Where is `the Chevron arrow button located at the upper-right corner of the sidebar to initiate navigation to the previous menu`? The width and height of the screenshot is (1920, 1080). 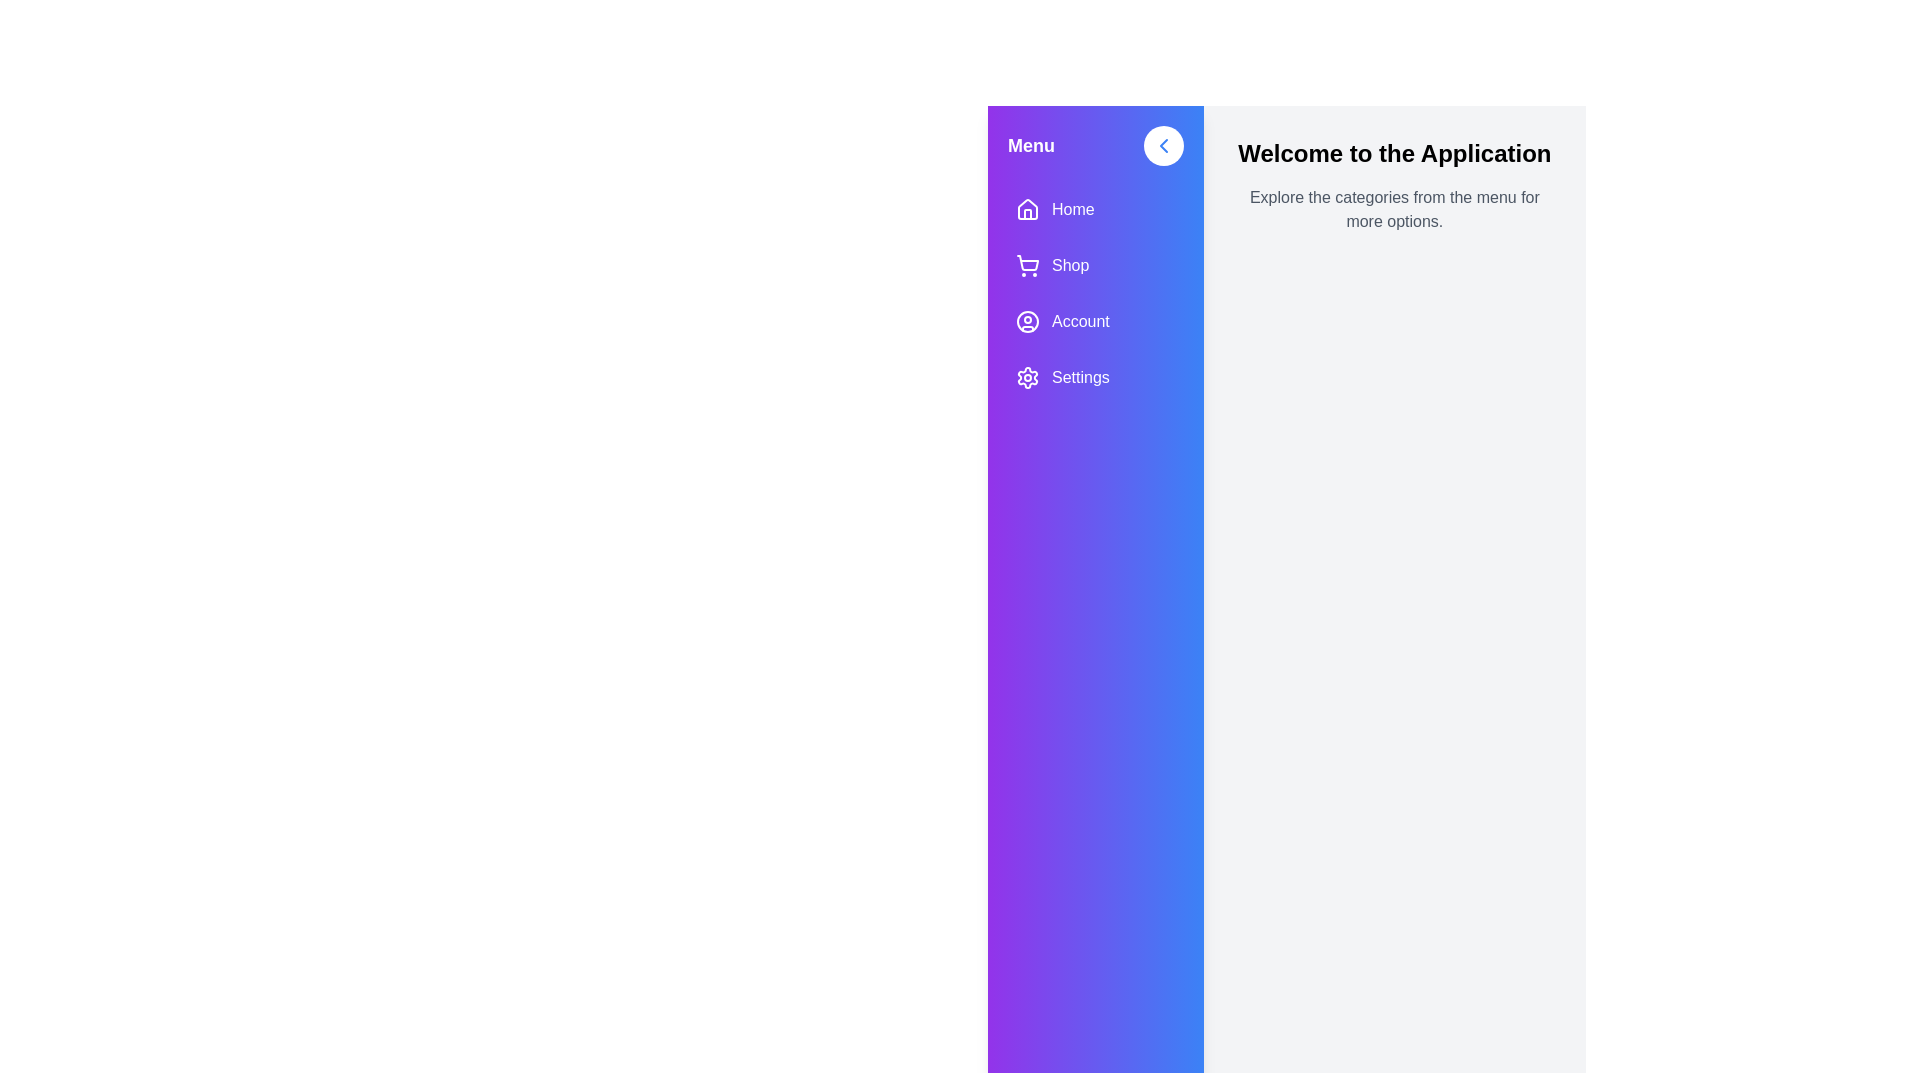 the Chevron arrow button located at the upper-right corner of the sidebar to initiate navigation to the previous menu is located at coordinates (1163, 145).